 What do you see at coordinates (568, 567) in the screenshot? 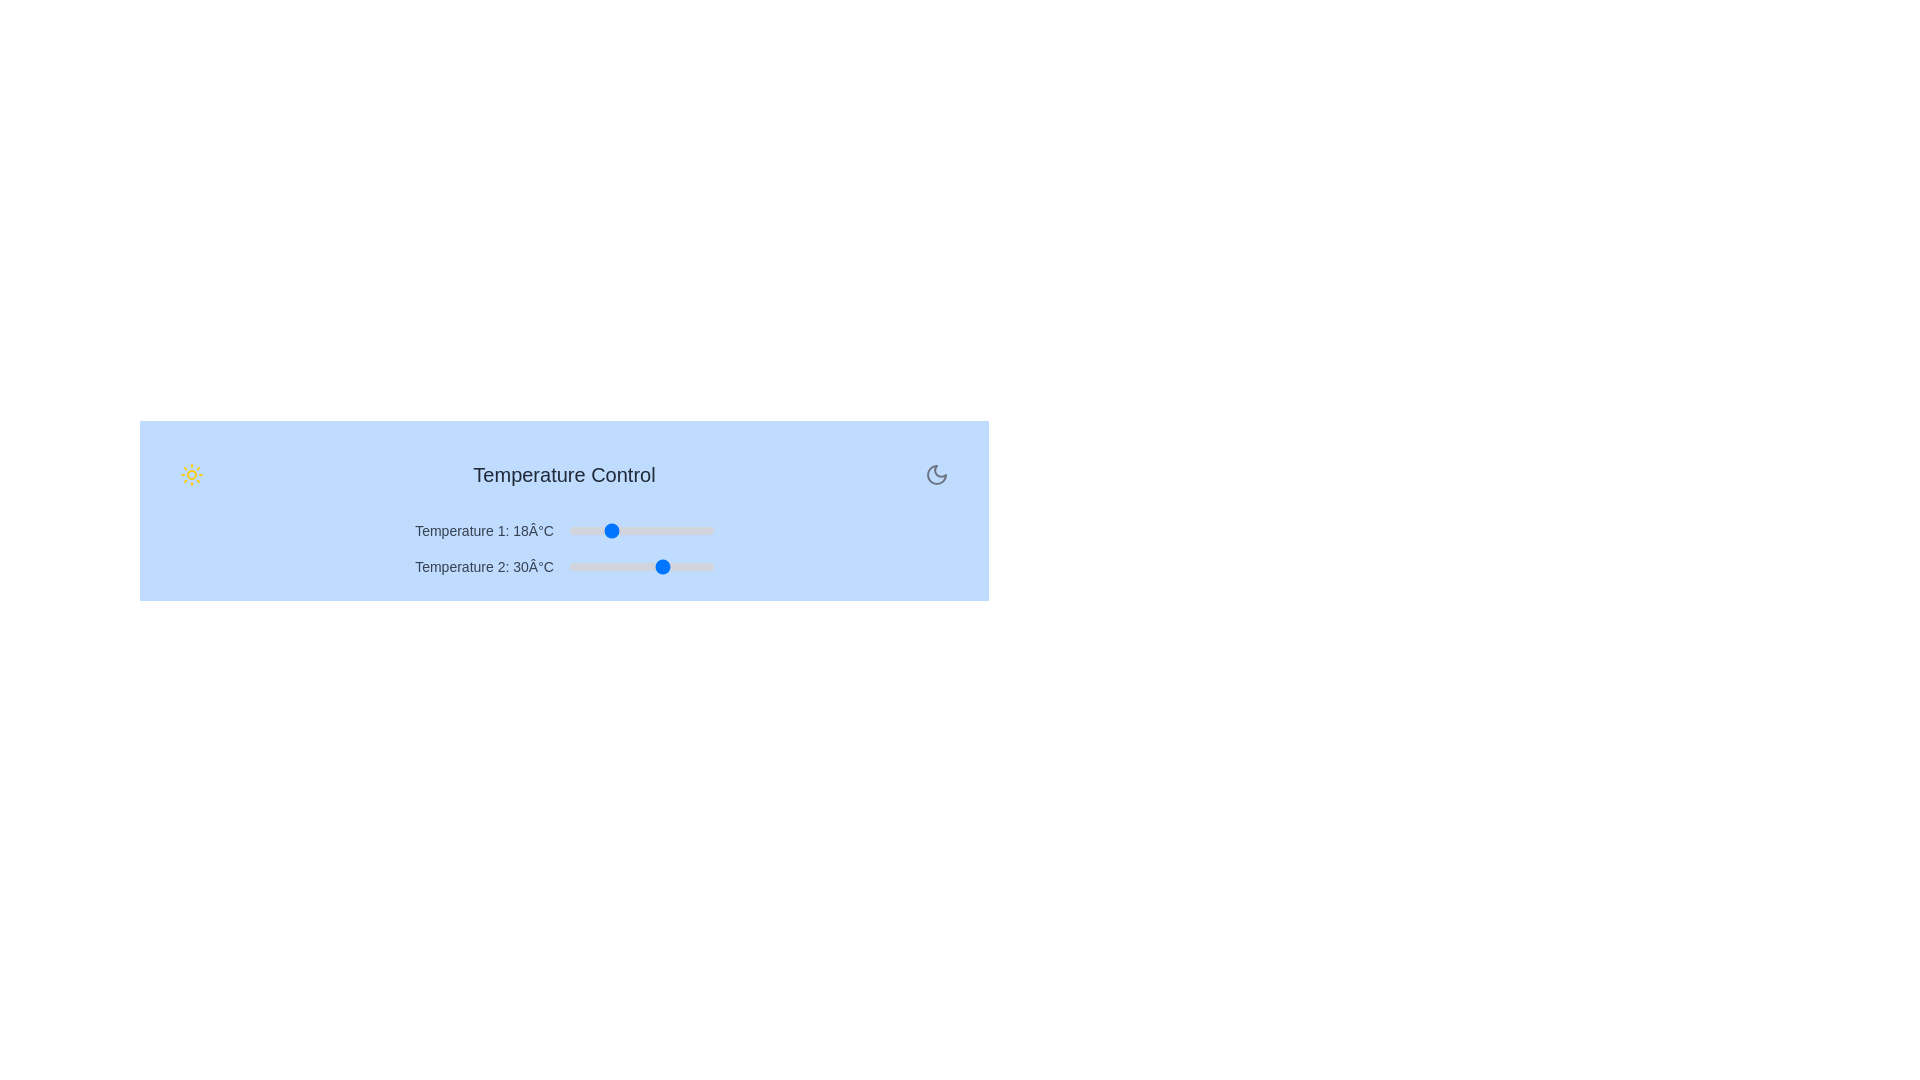
I see `the temperature slider` at bounding box center [568, 567].